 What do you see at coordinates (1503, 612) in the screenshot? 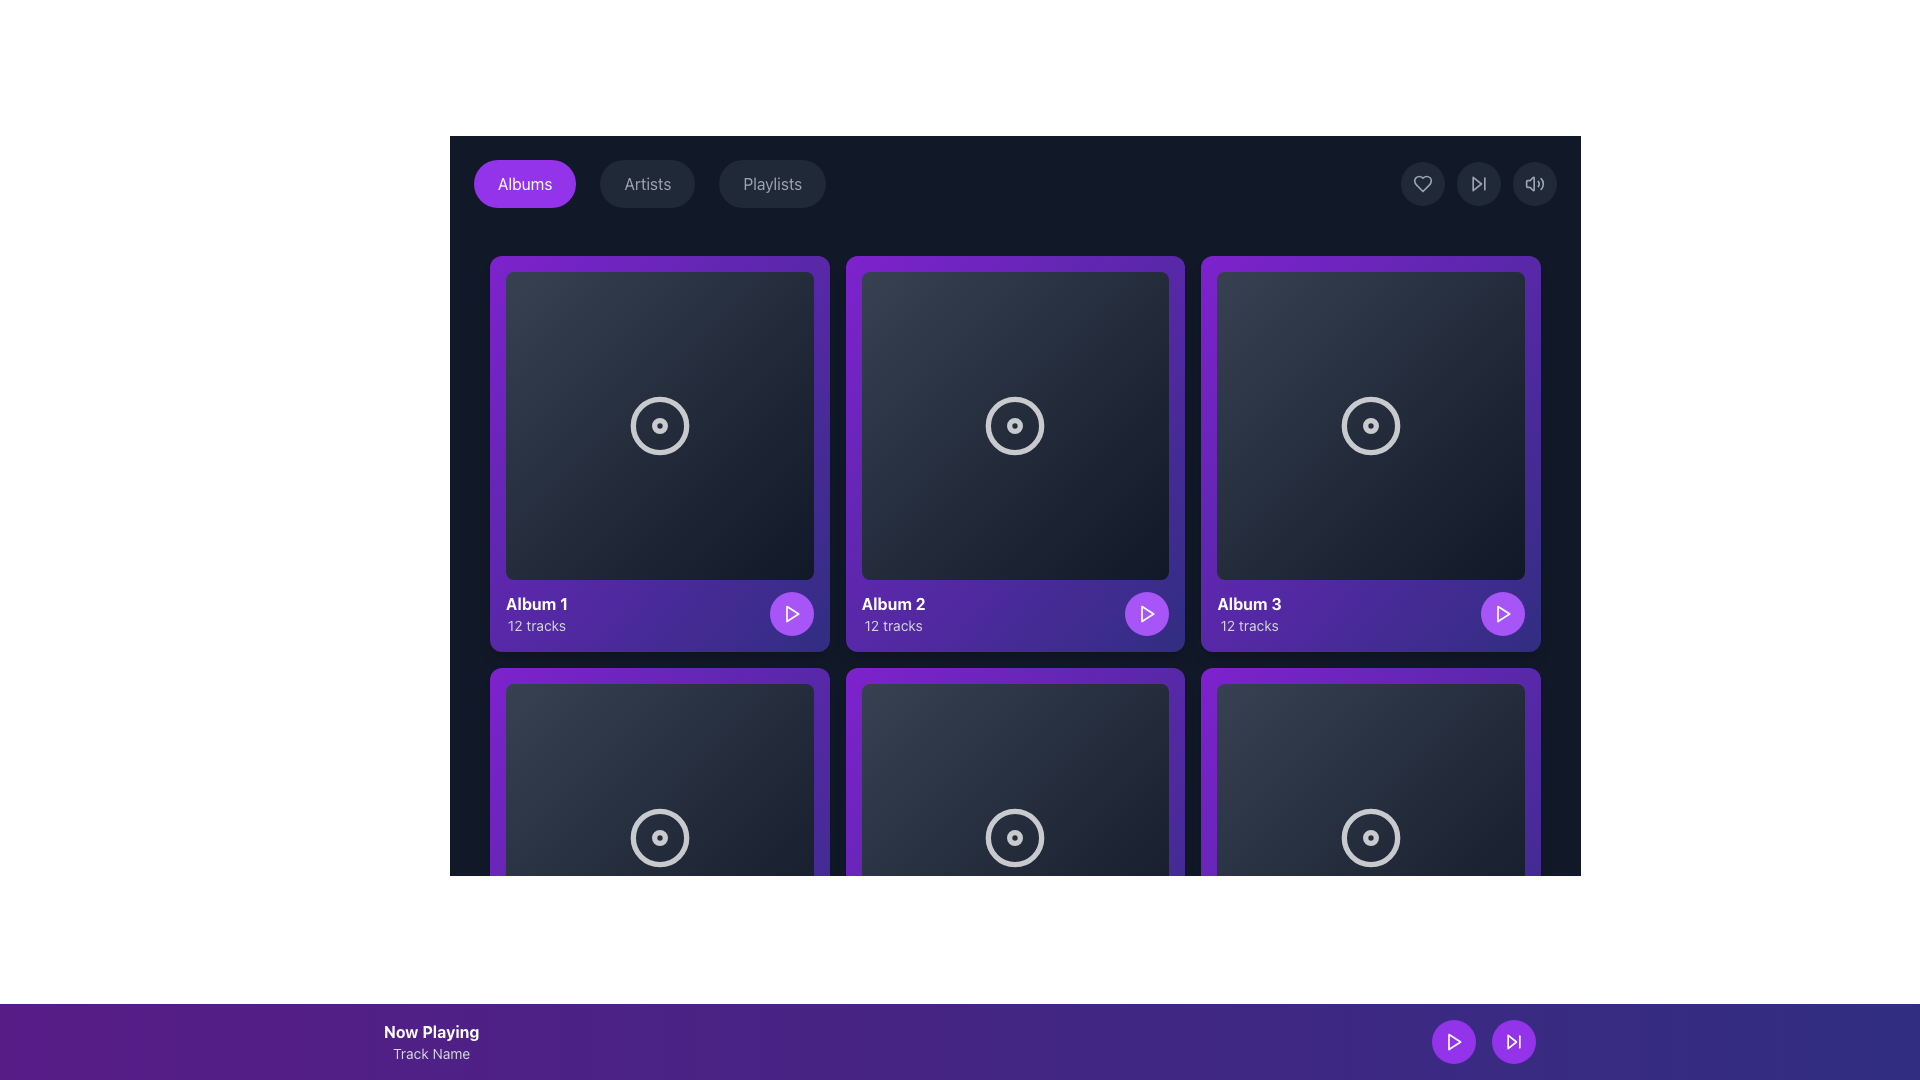
I see `the triangular 'play' icon with a purple background located at the bottom right corner of the card labeled 'Album 3' in the second row, third column of the grid to receive additional interaction feedback` at bounding box center [1503, 612].